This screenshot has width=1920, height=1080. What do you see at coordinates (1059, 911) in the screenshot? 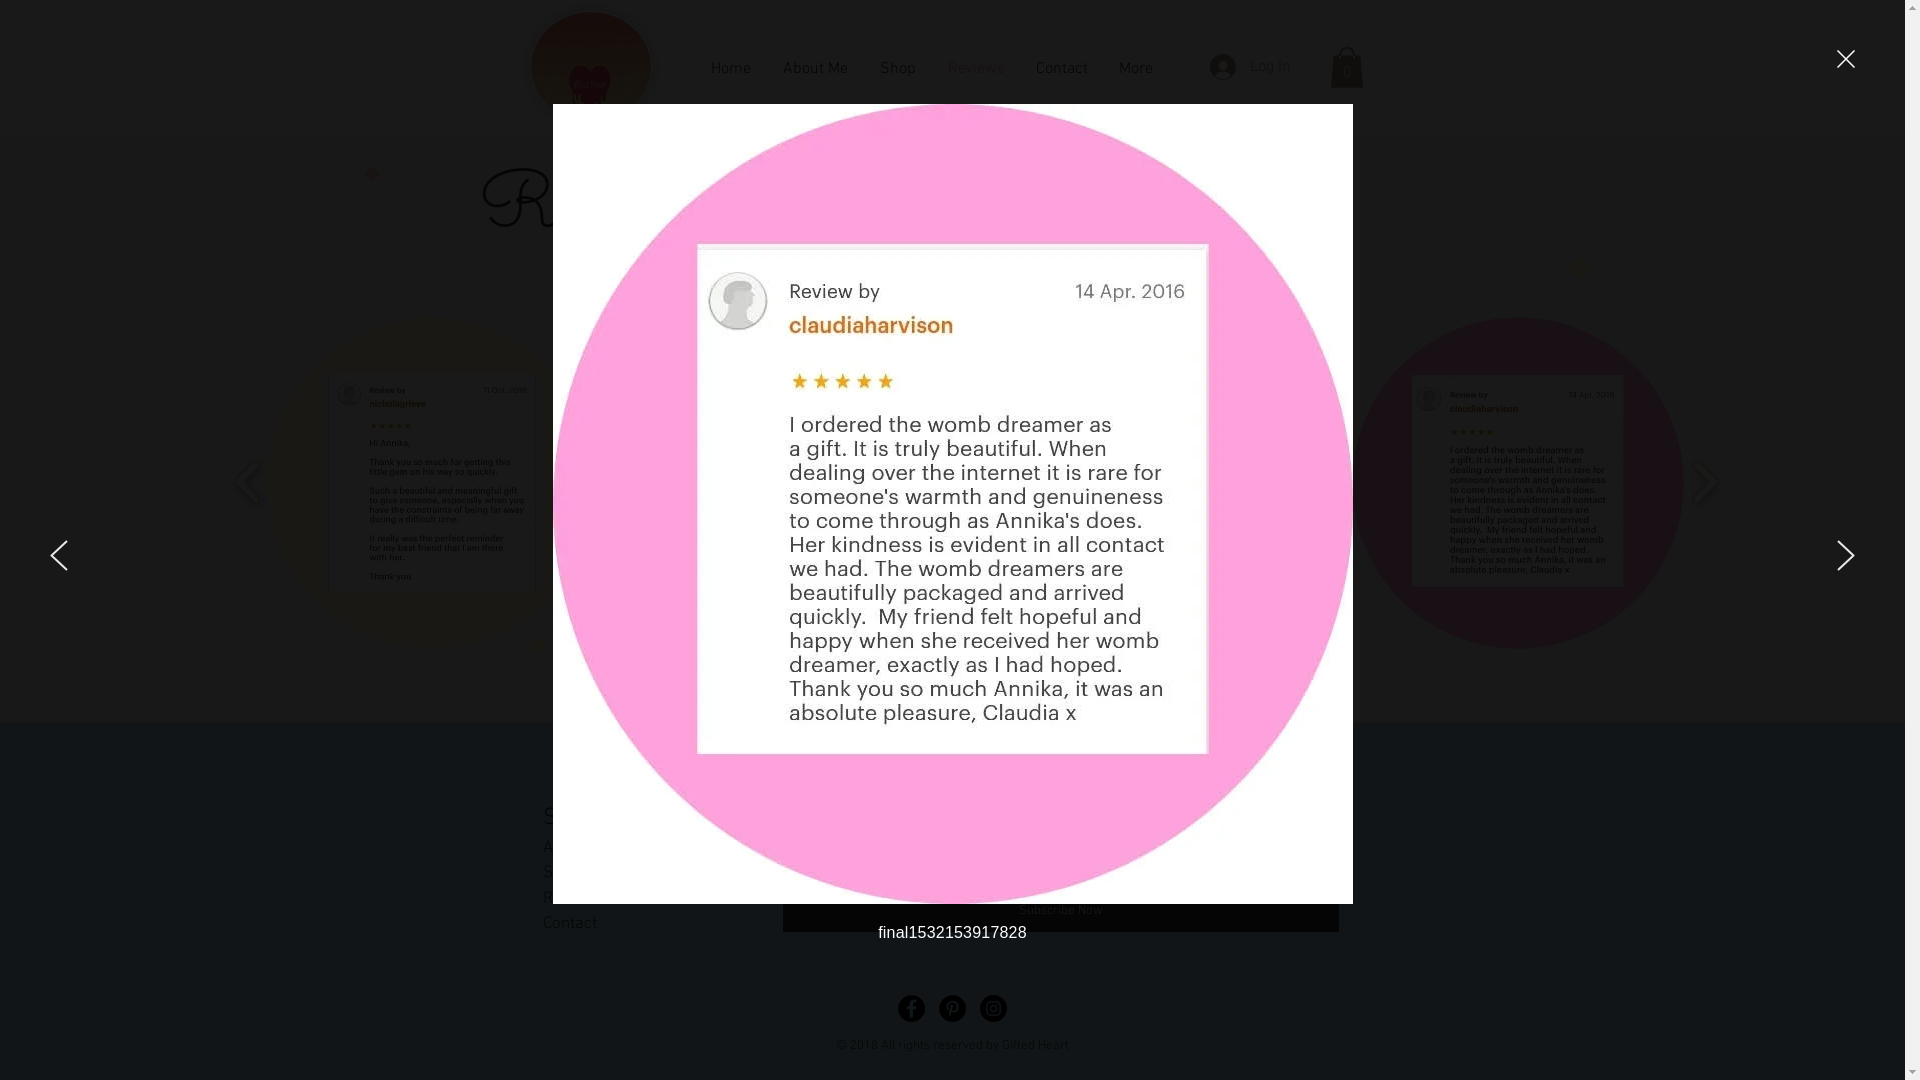
I see `'Subscribe Now'` at bounding box center [1059, 911].